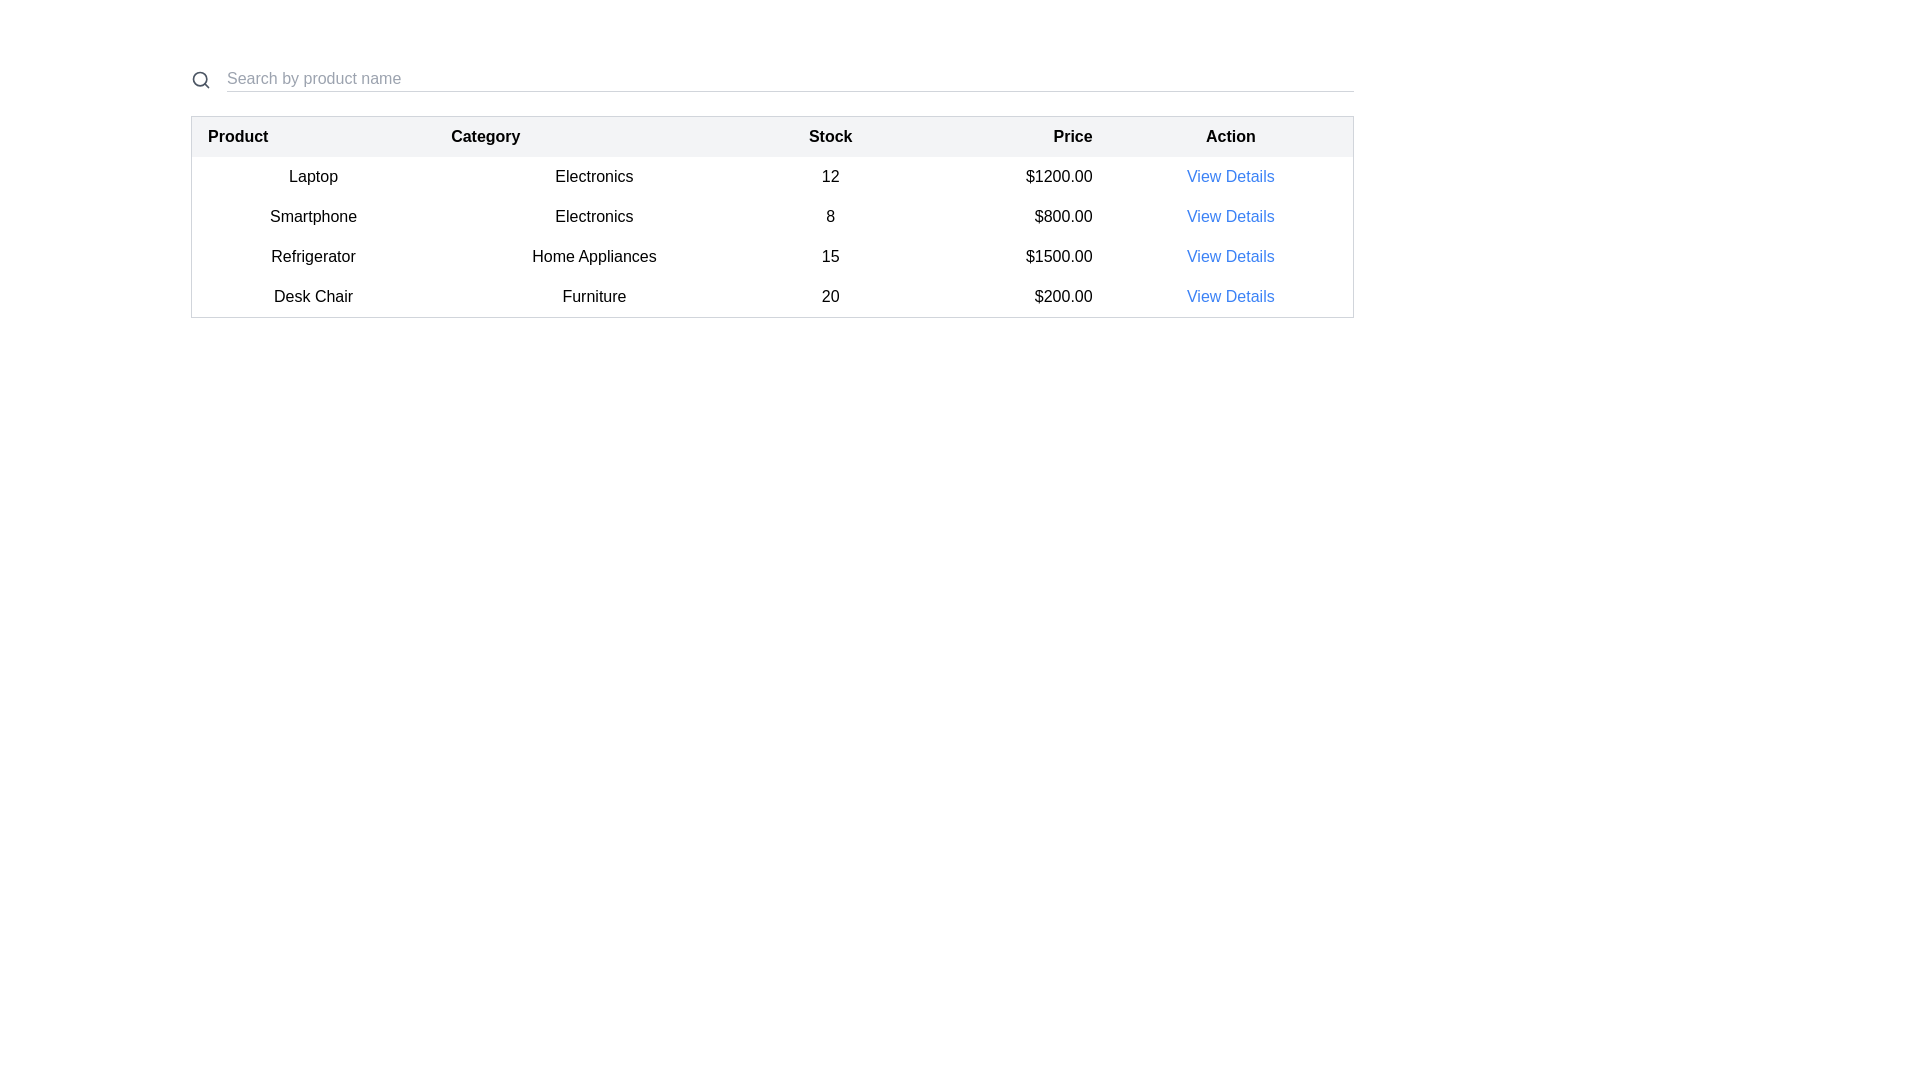 Image resolution: width=1920 pixels, height=1080 pixels. Describe the element at coordinates (312, 256) in the screenshot. I see `the text label displaying 'Refrigerator' located in the third row of the 'Product' column in the table` at that location.